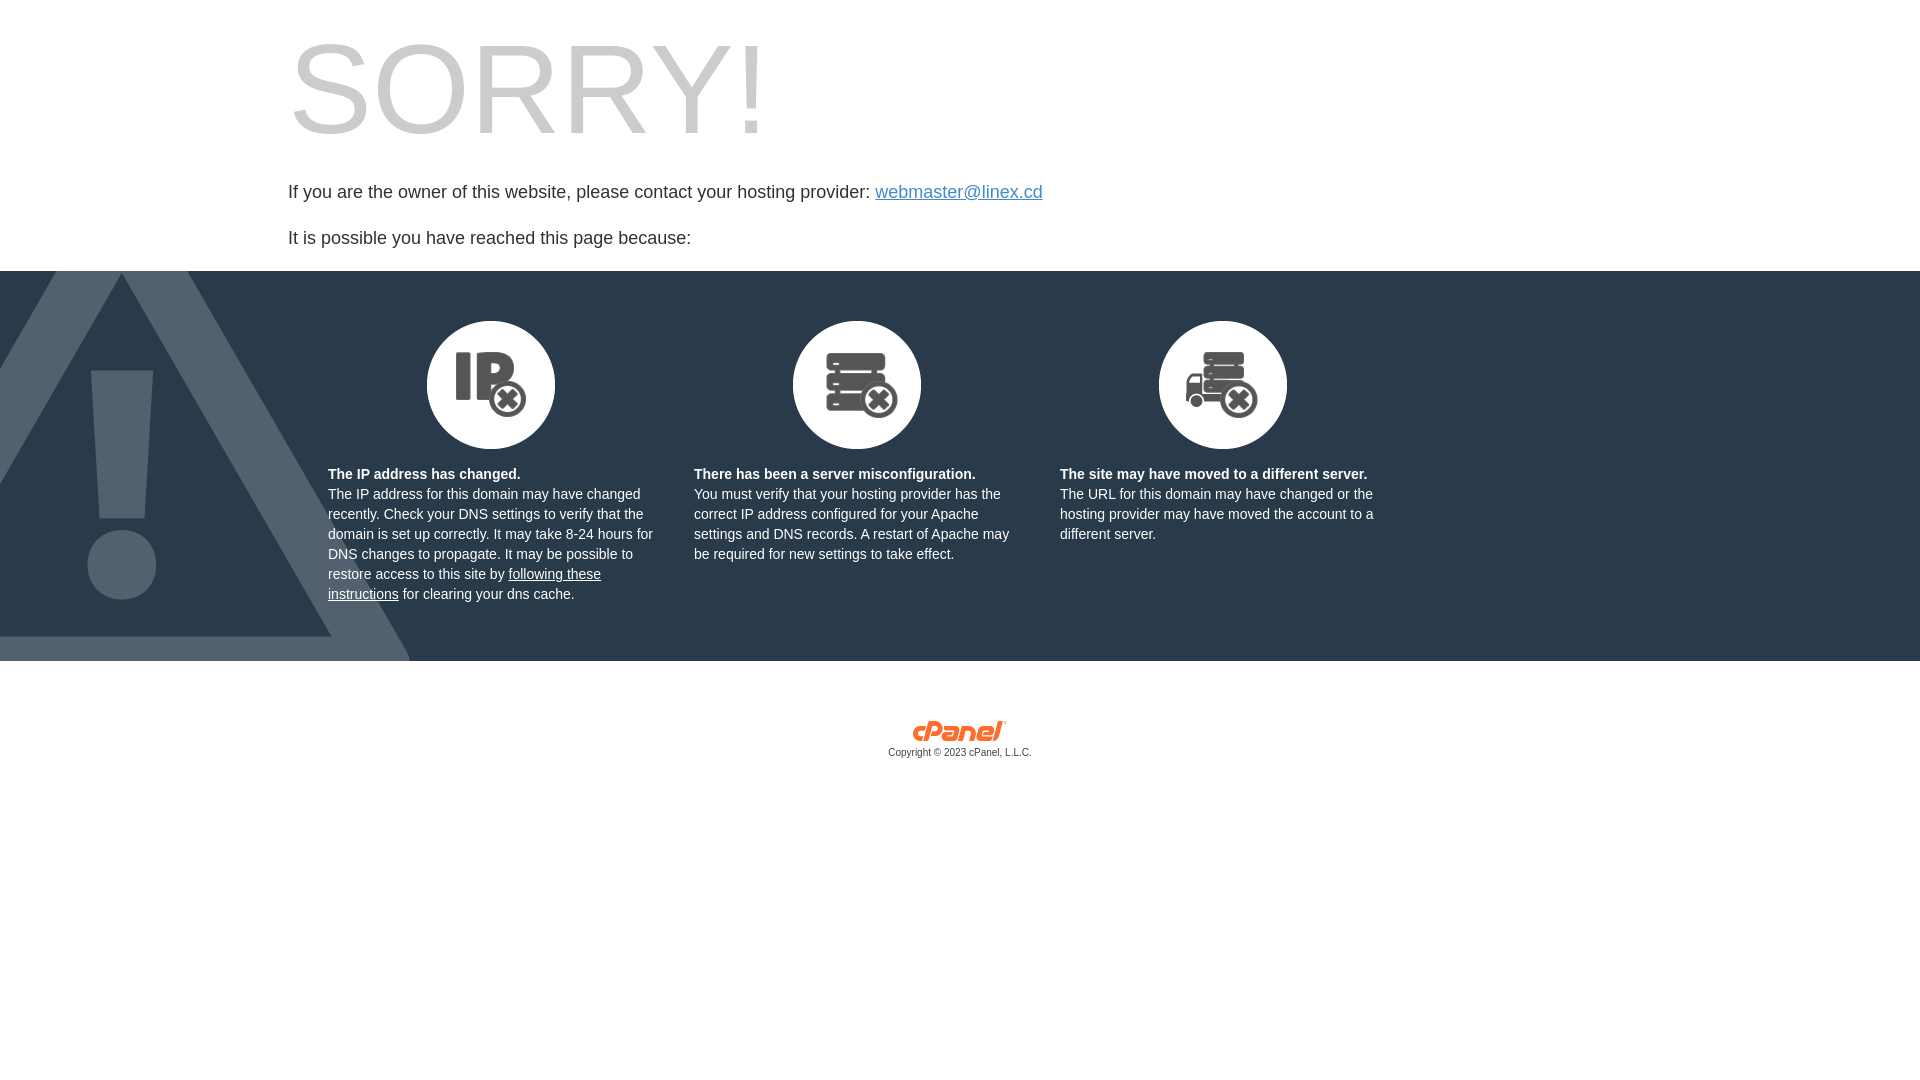 The height and width of the screenshot is (1080, 1920). I want to click on 'following these instructions', so click(463, 583).